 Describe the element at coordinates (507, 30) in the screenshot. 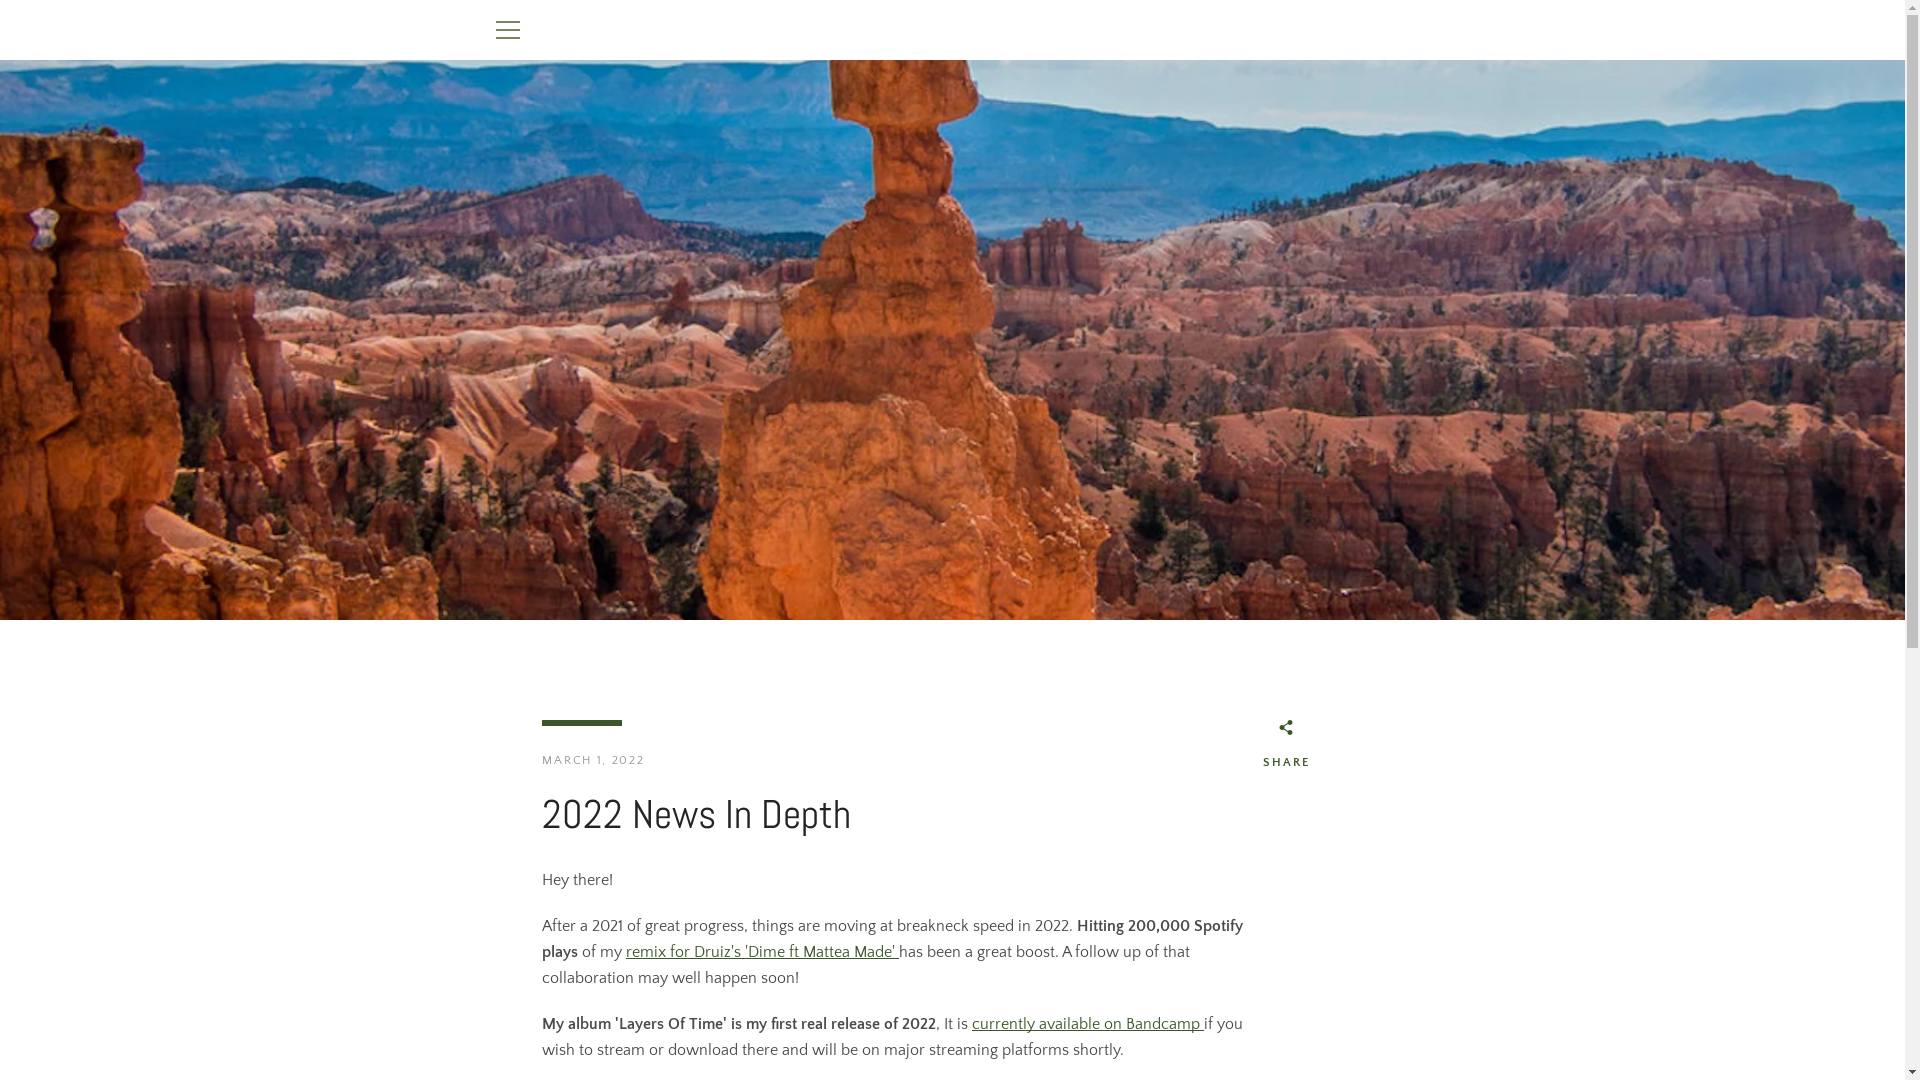

I see `'MENU'` at that location.